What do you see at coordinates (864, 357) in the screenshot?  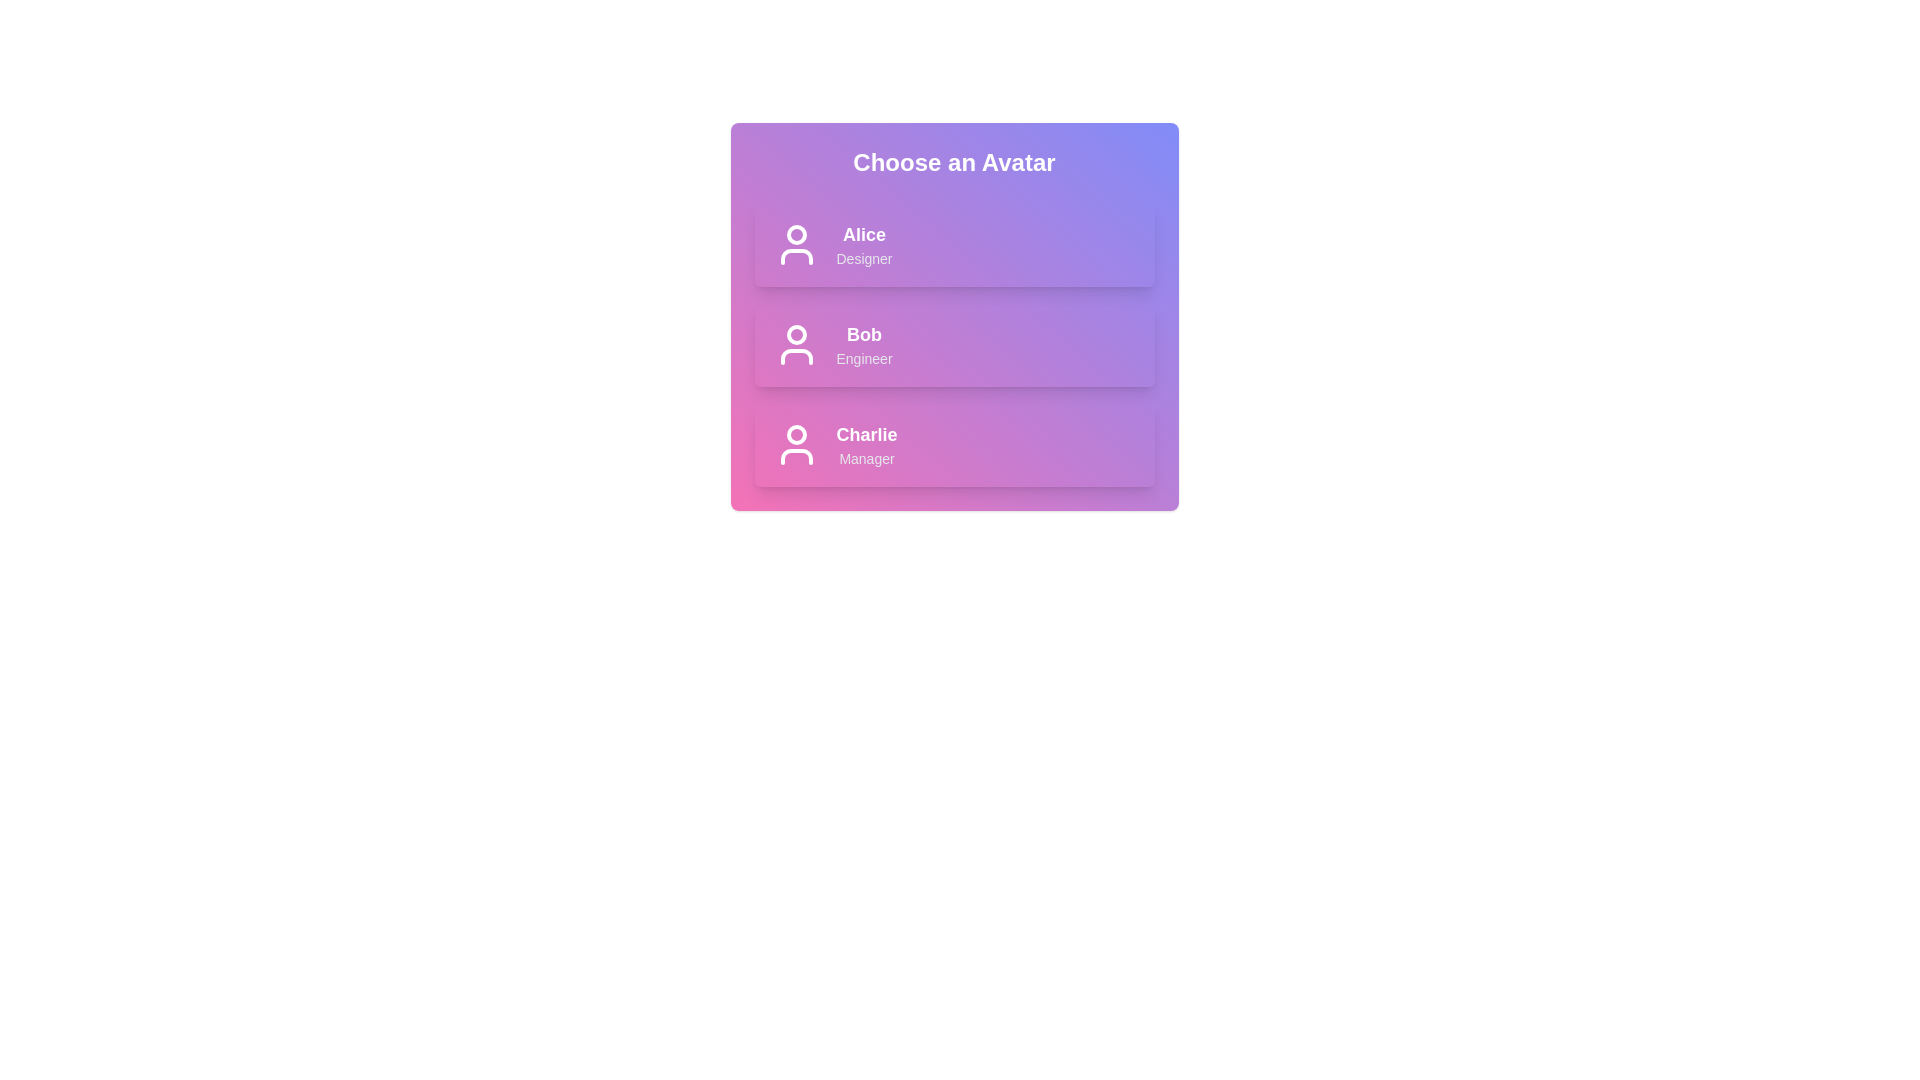 I see `the text label element reading 'Engineer', which is positioned directly beneath the text 'Bob'` at bounding box center [864, 357].